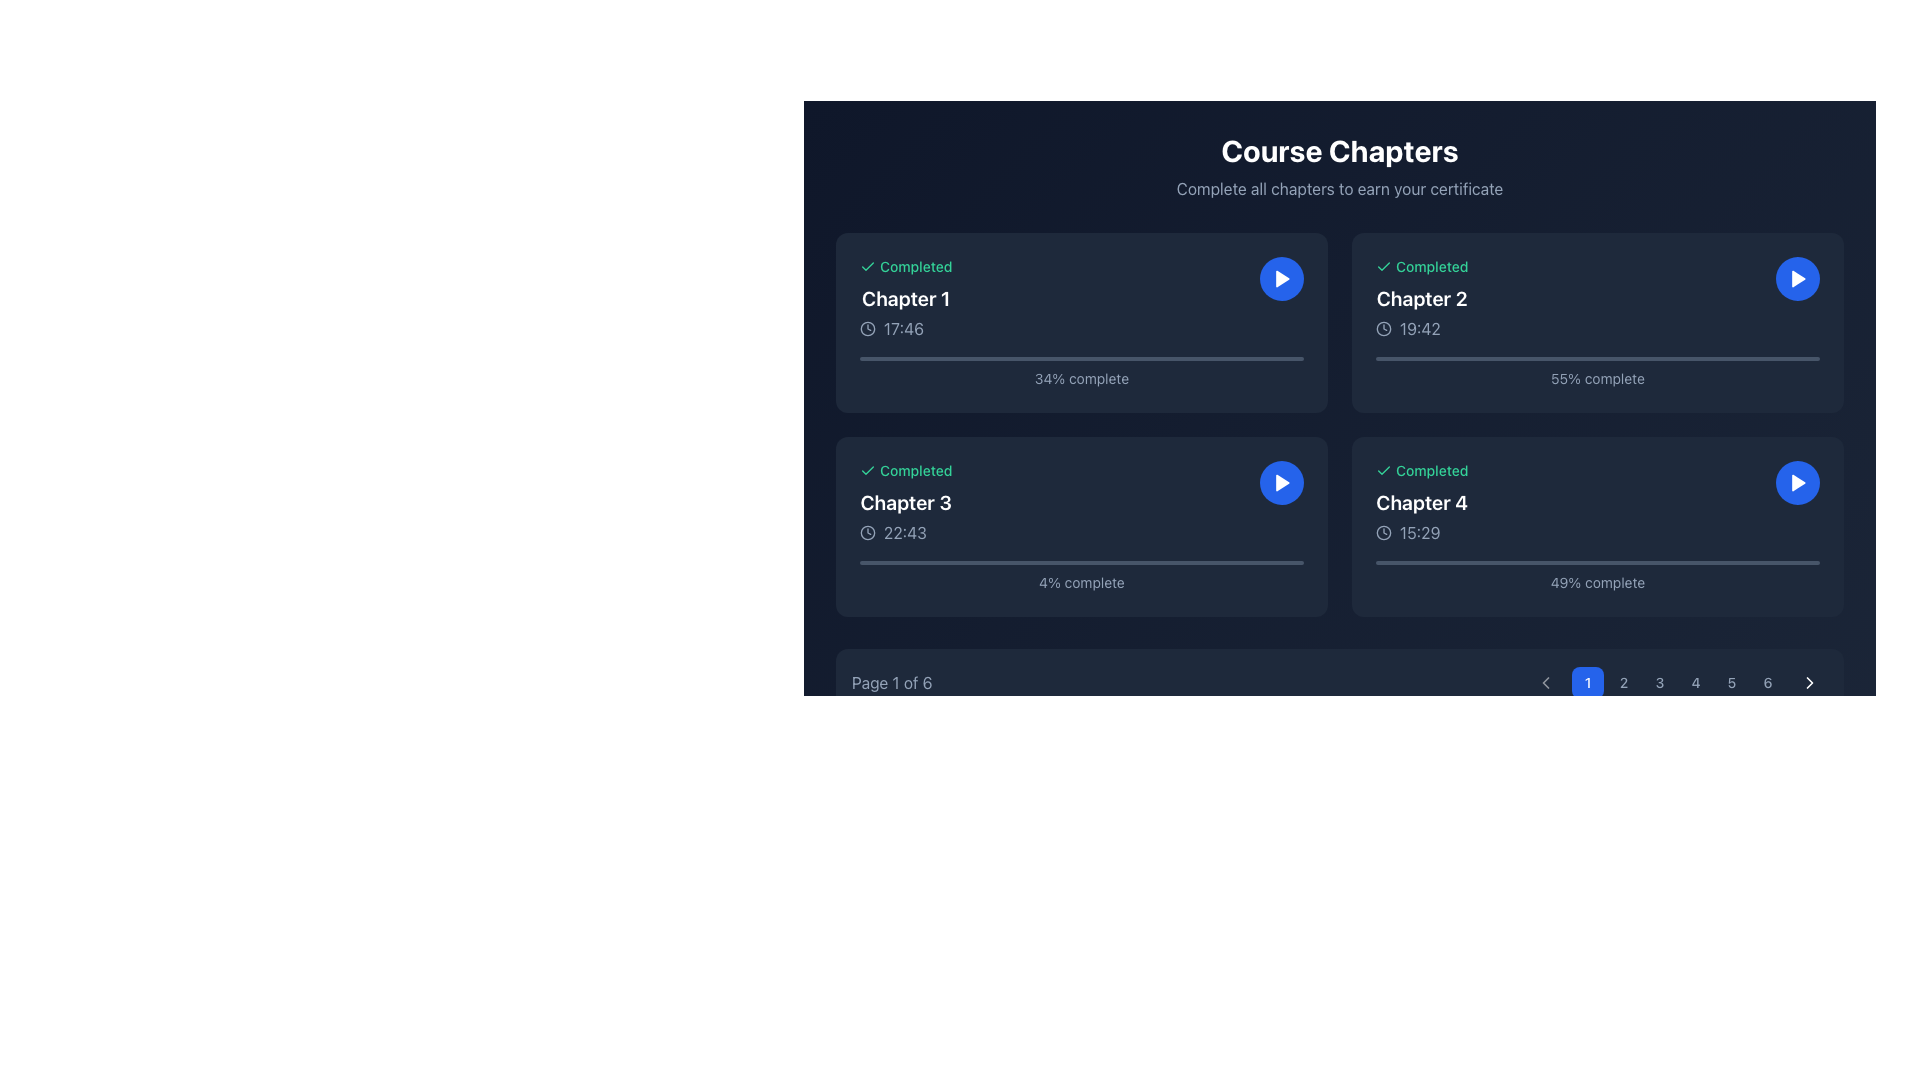 This screenshot has width=1920, height=1080. What do you see at coordinates (868, 327) in the screenshot?
I see `the circular graphic within the SVG icon that precedes the timestamp '17:46' in the 'Chapter 1' card` at bounding box center [868, 327].